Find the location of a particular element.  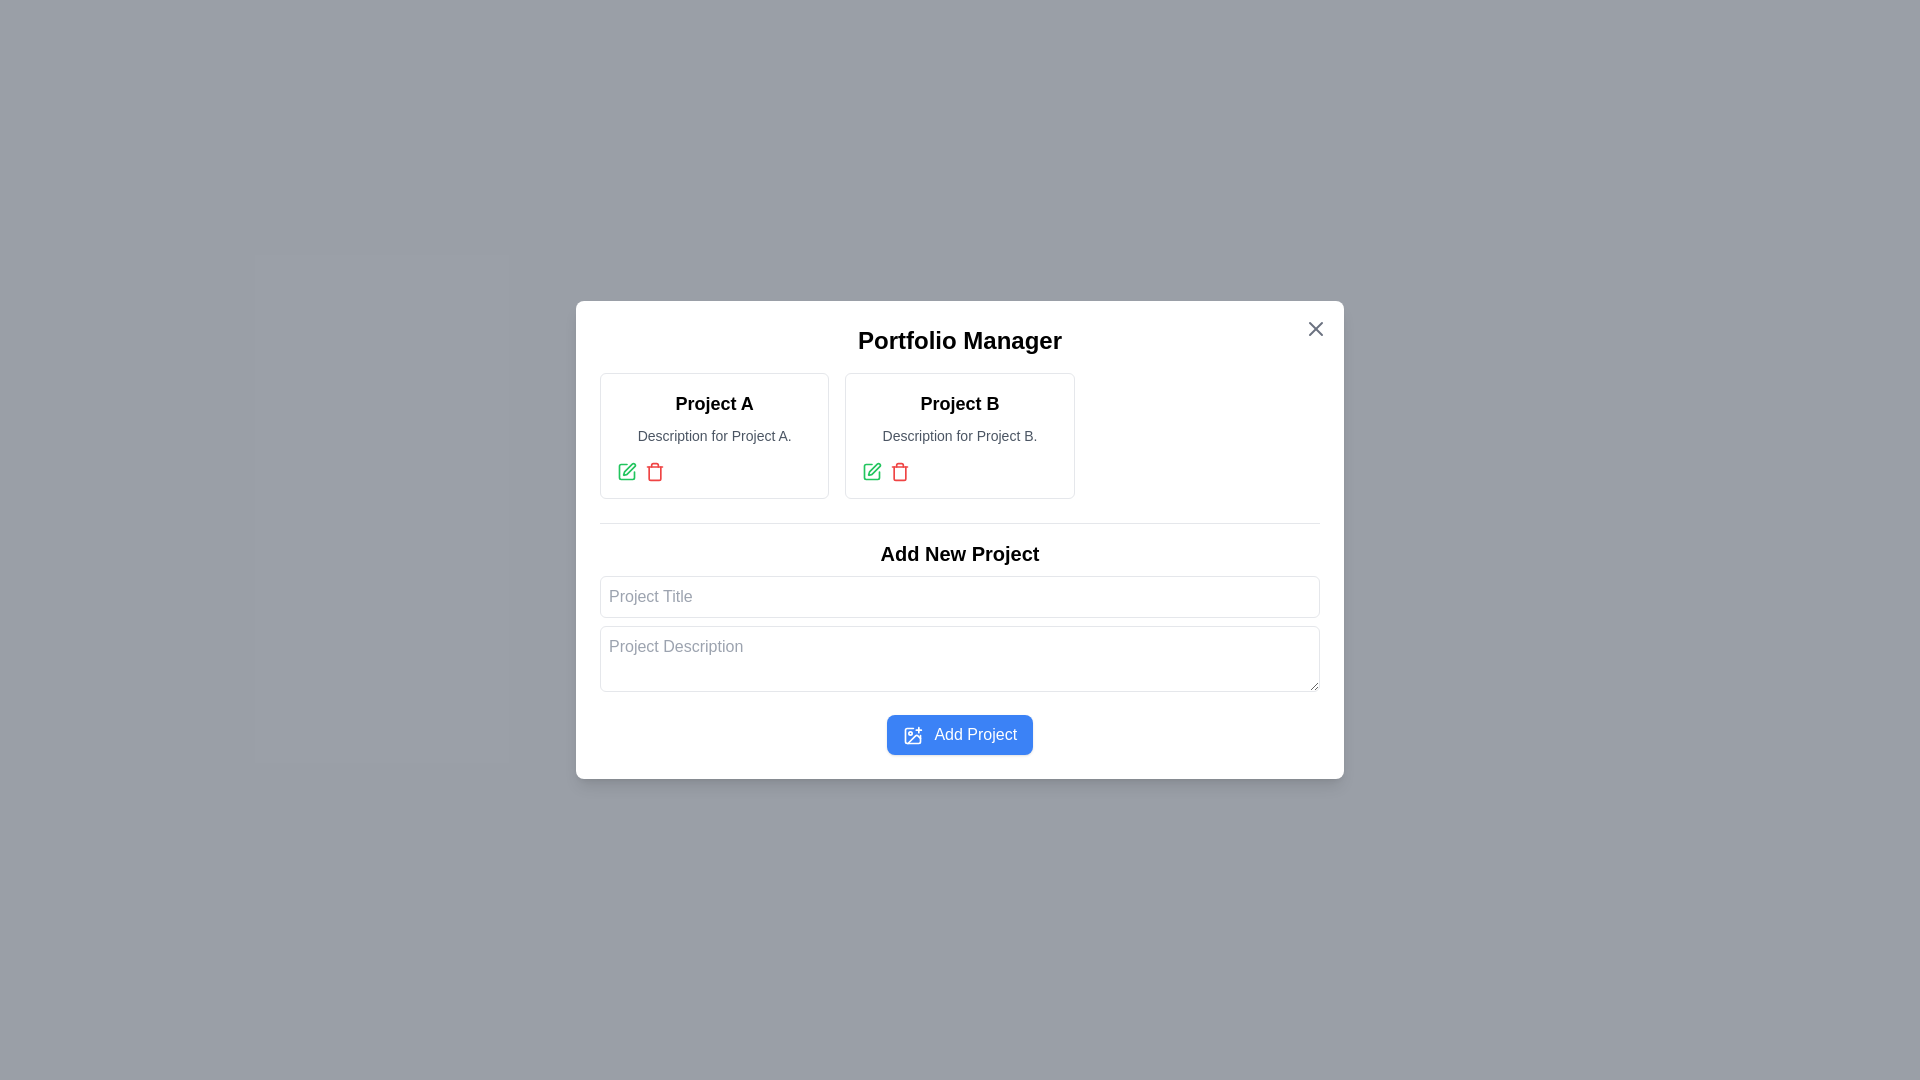

the heading text element that serves as the title for the portfolio management section, positioned at the top-center above 'Project A' and 'Project B' is located at coordinates (960, 339).